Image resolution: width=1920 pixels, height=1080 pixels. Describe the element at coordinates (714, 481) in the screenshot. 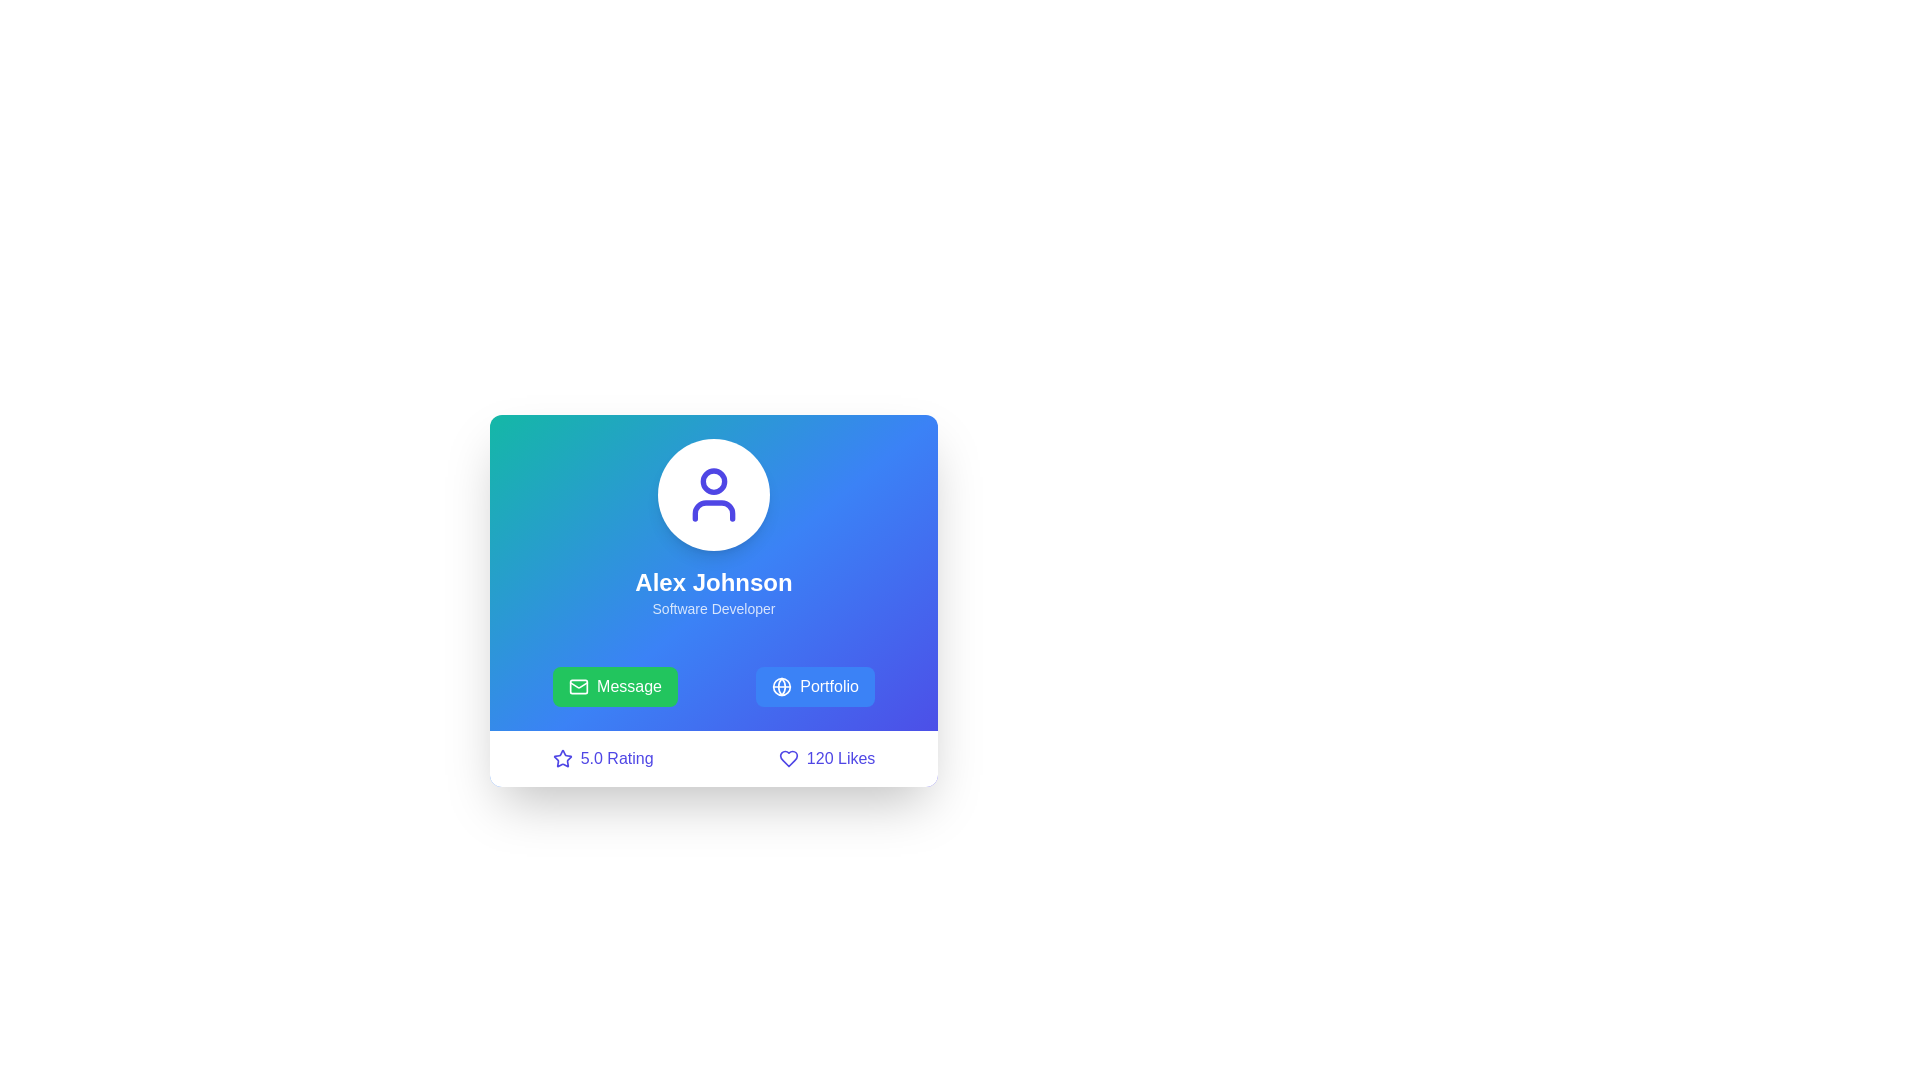

I see `the SVG Circle representing the head in the user avatar, located in the upper central portion of the profile card` at that location.